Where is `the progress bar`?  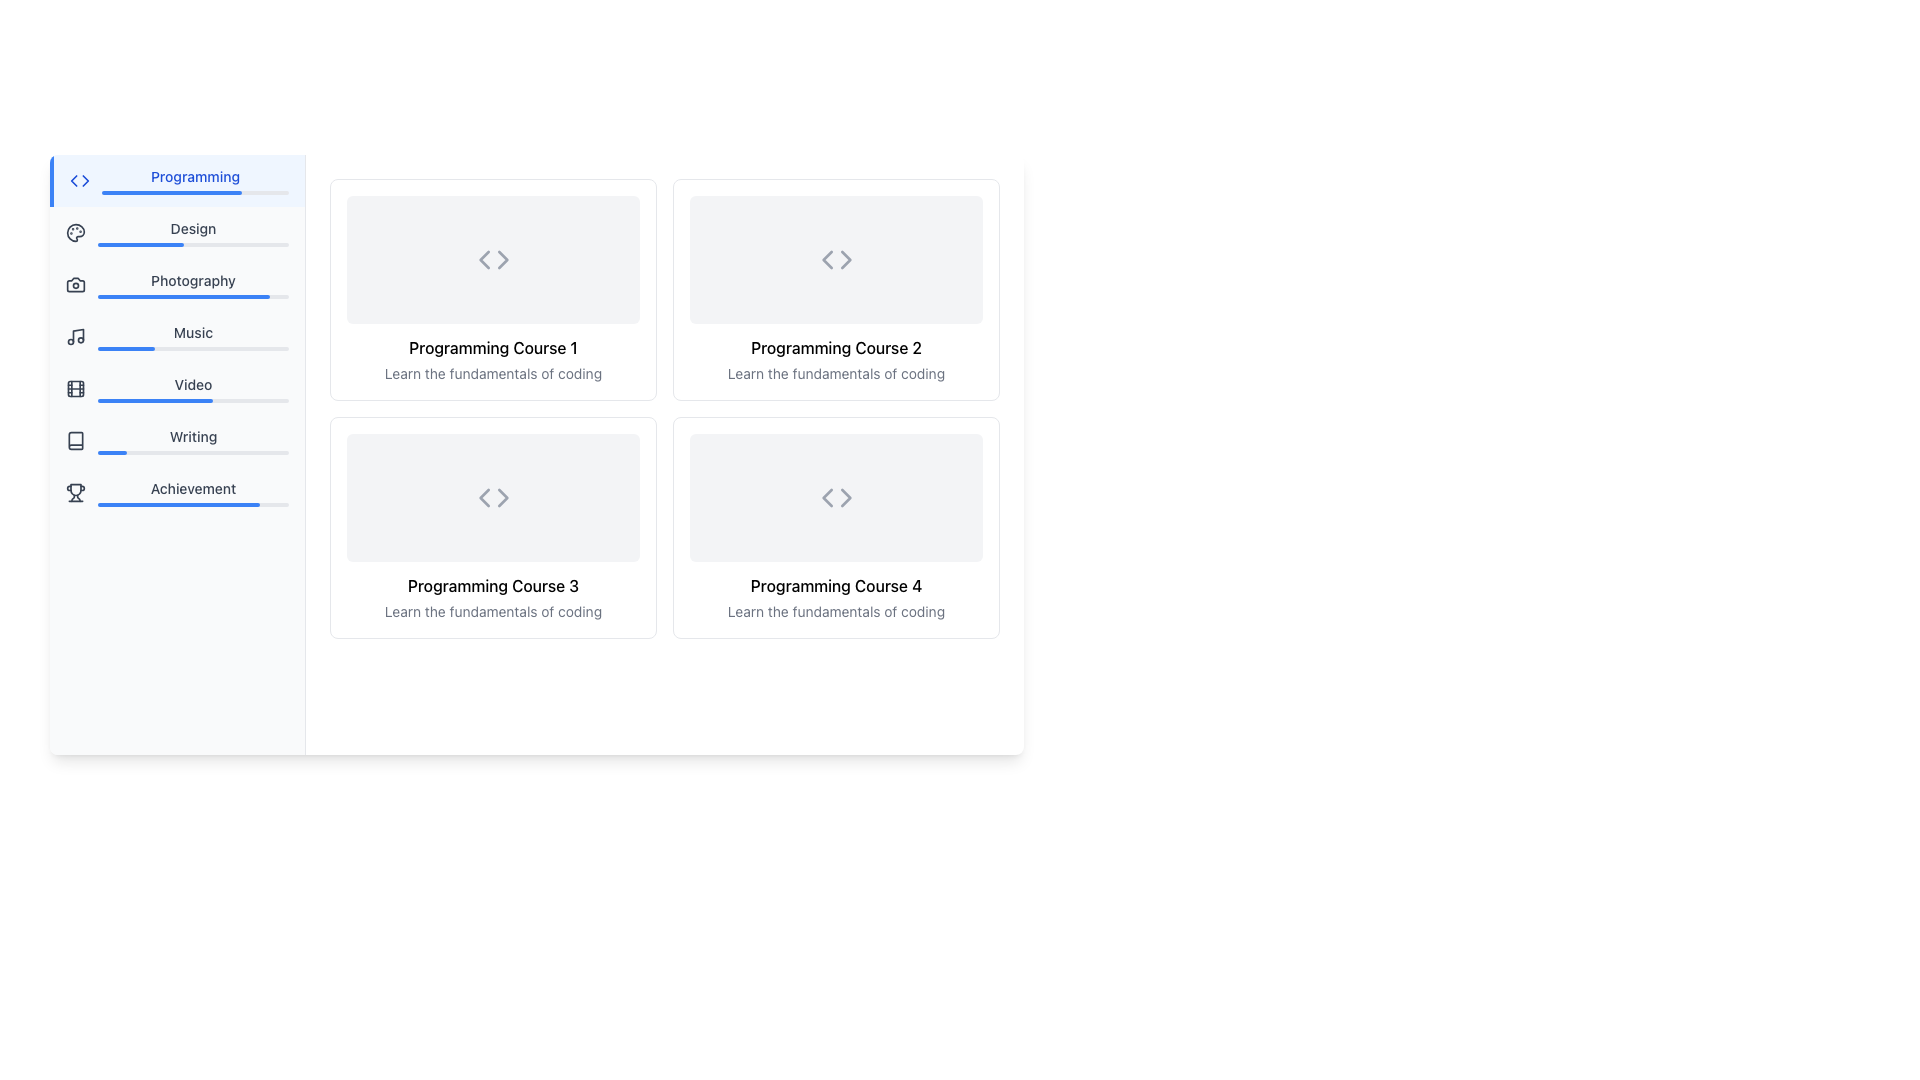
the progress bar is located at coordinates (272, 401).